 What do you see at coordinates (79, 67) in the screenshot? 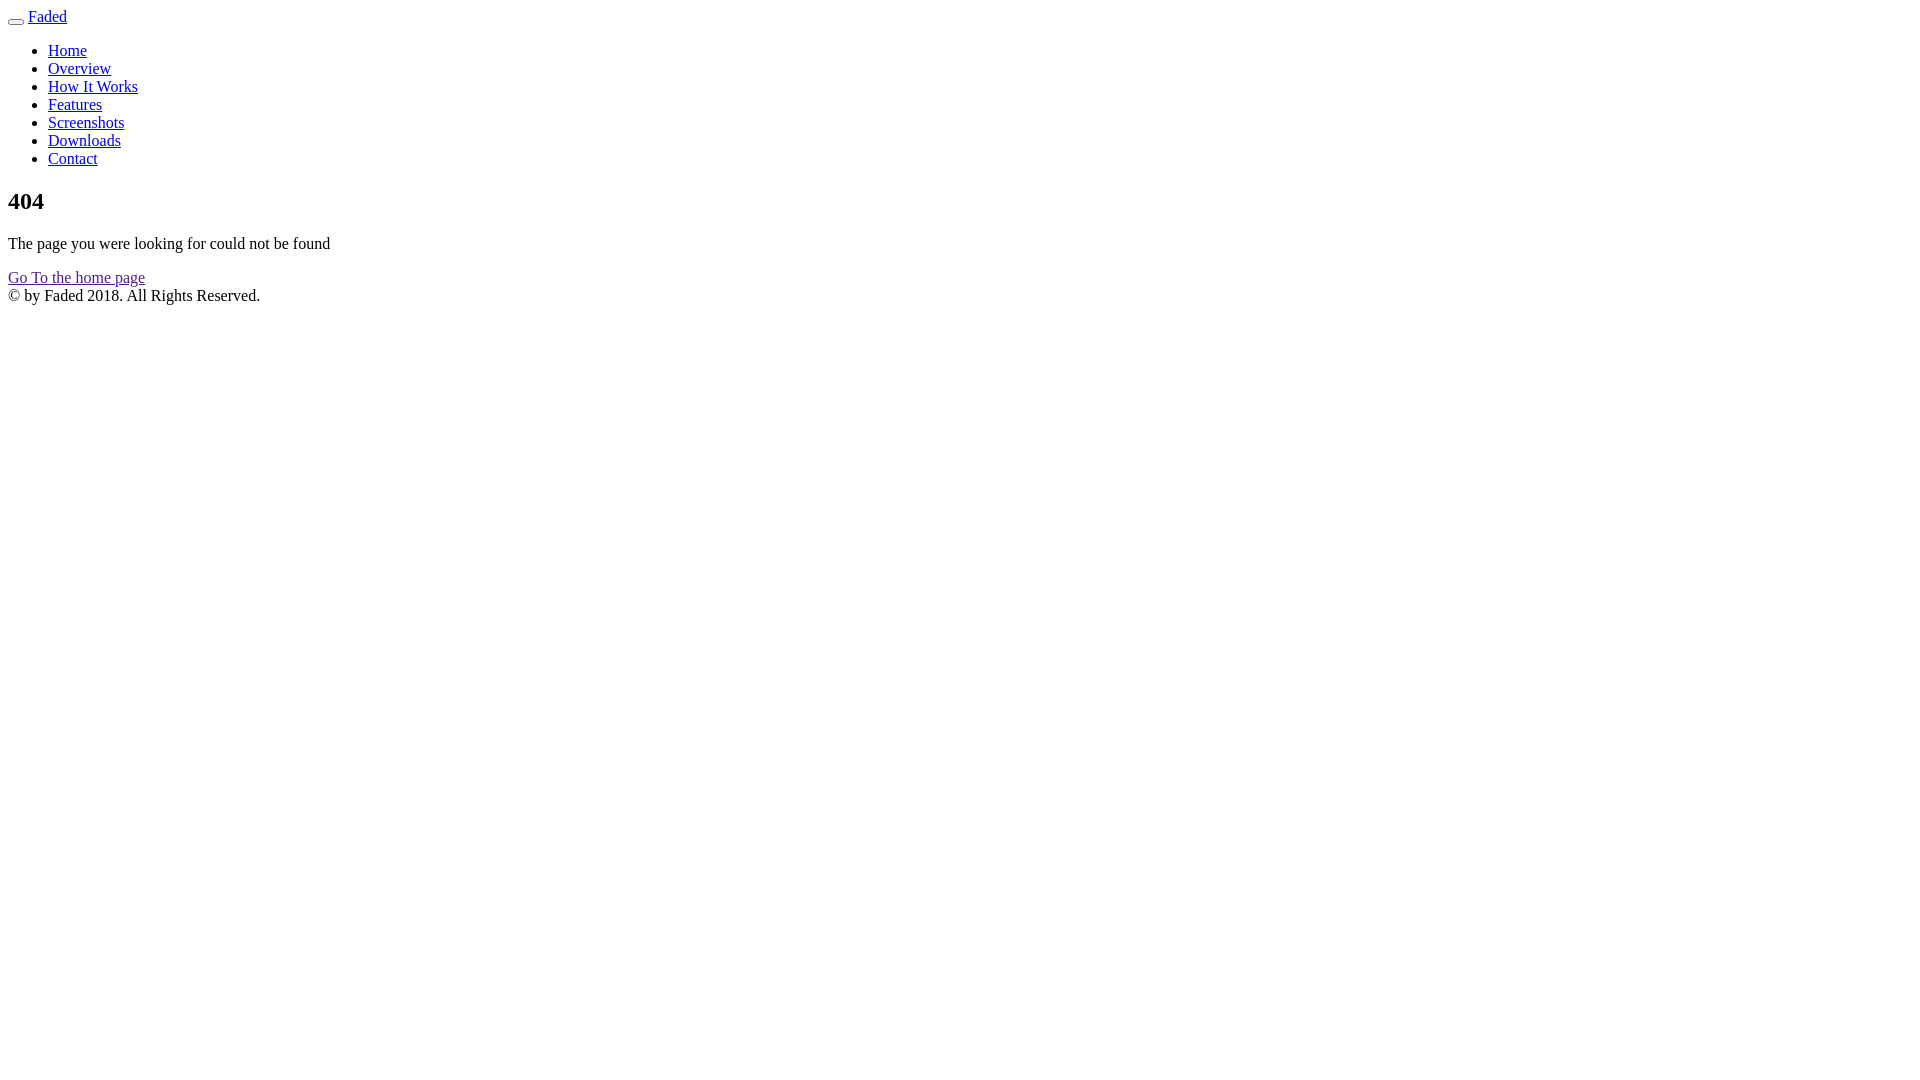
I see `'Overview'` at bounding box center [79, 67].